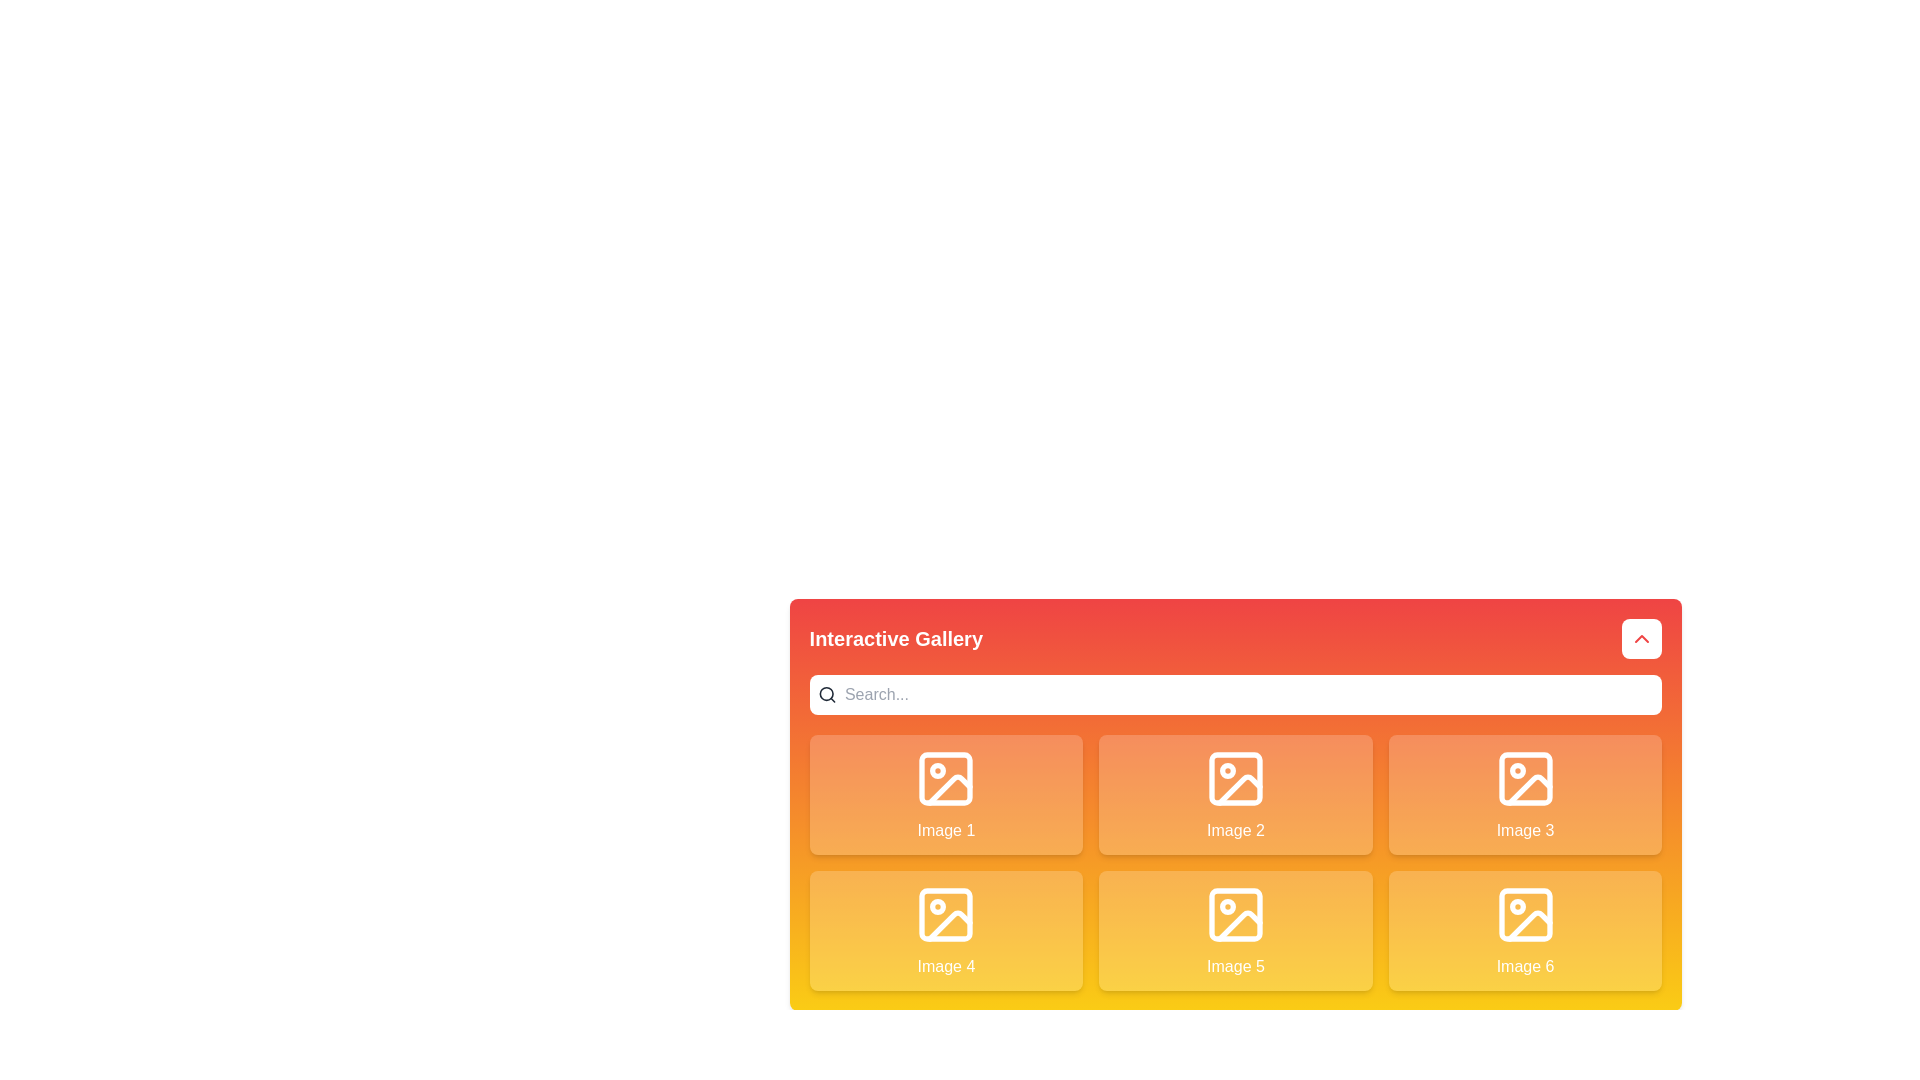 This screenshot has width=1920, height=1080. I want to click on the icon resembling an image placeholder under the label 'Image 5' in the center-bottom rectangular group of the gallery layout, so click(1234, 914).